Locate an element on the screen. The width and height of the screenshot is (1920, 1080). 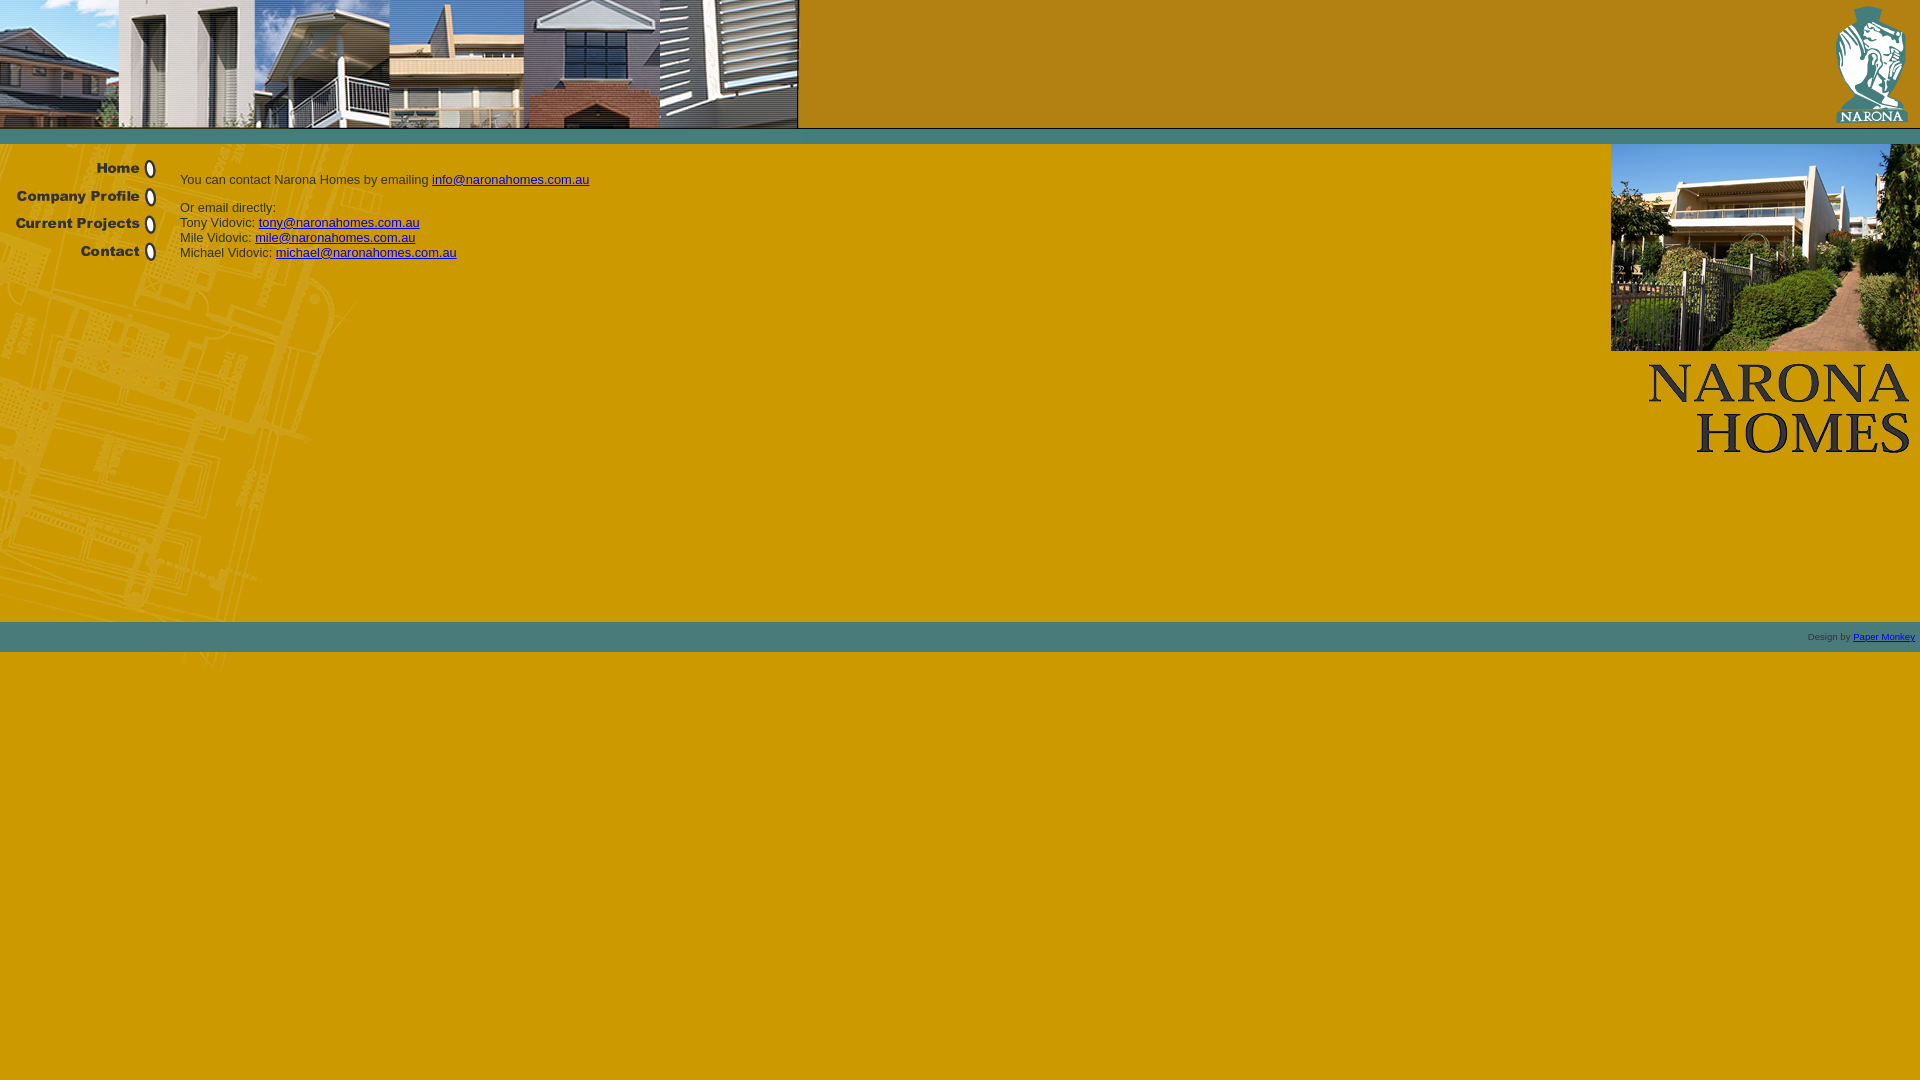
'tony@naronahomes.com.au' is located at coordinates (339, 222).